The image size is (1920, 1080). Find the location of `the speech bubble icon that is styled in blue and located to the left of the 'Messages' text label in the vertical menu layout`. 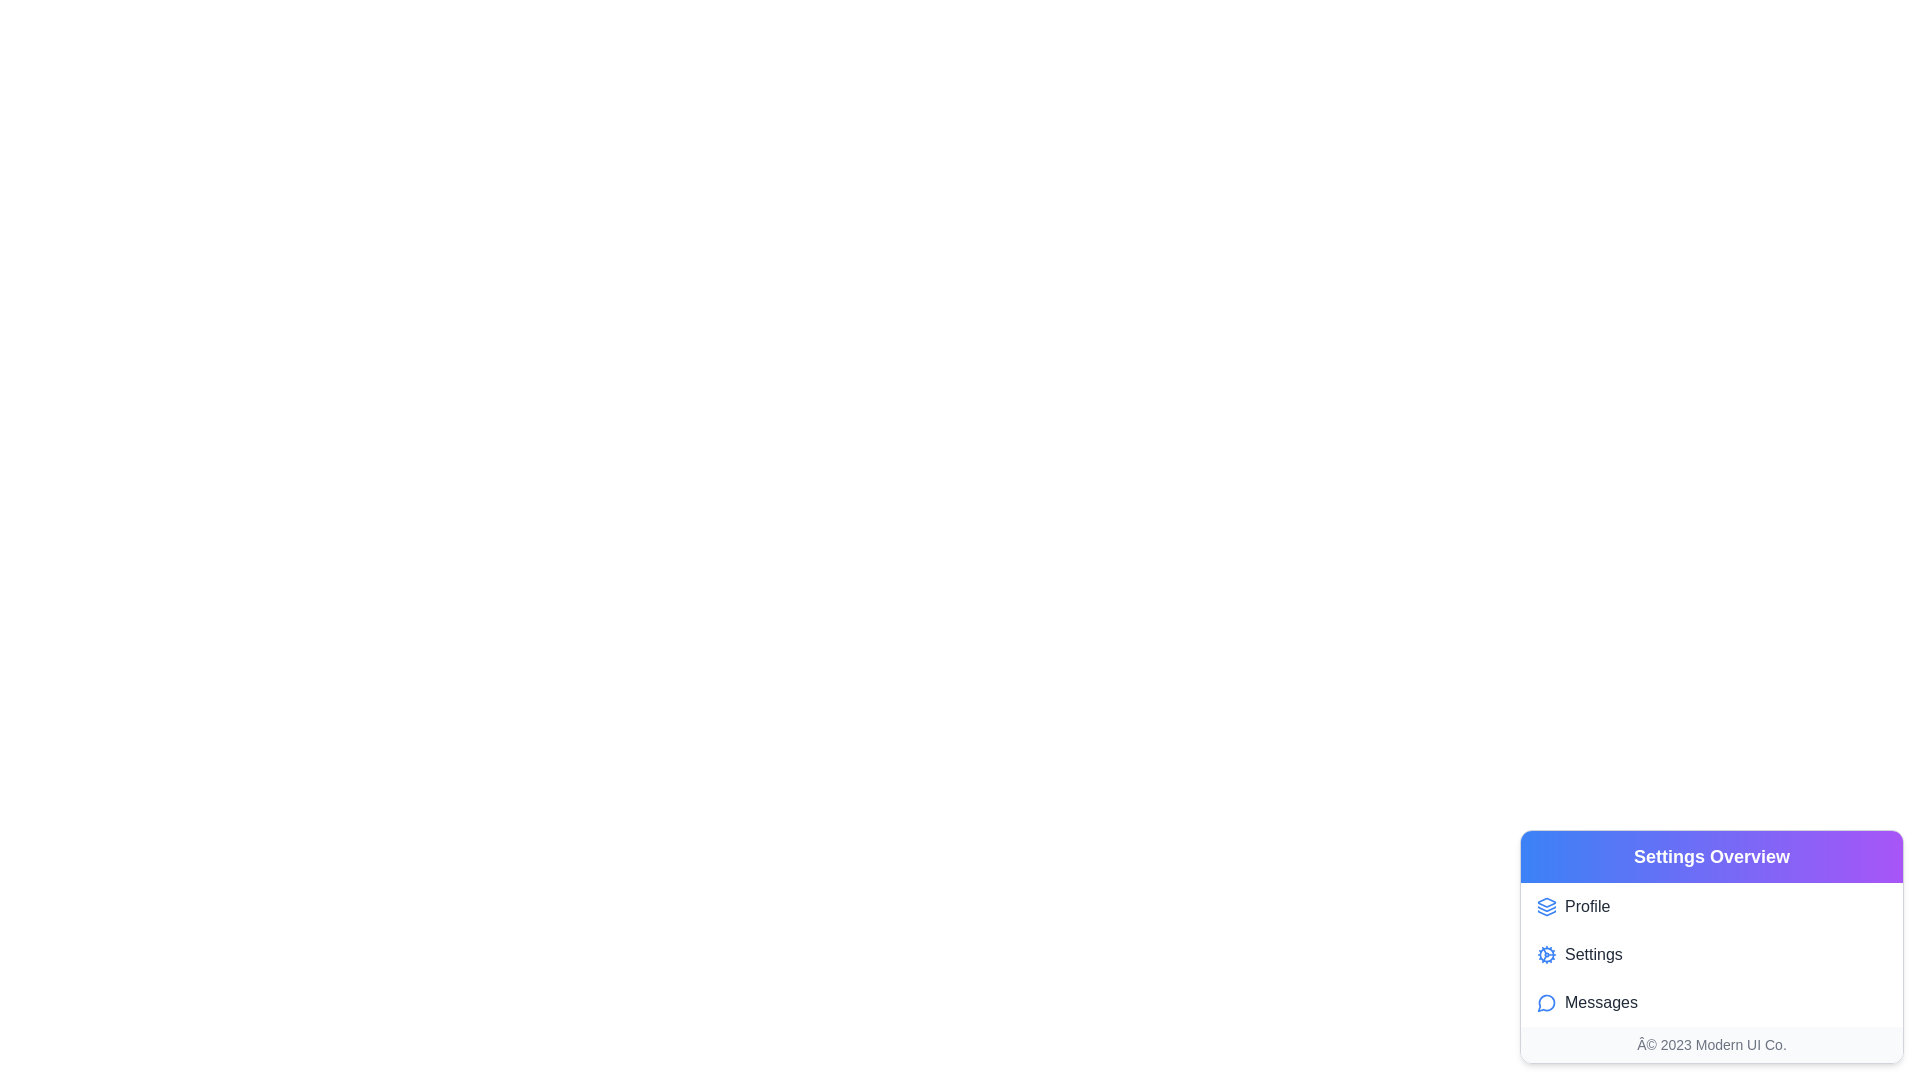

the speech bubble icon that is styled in blue and located to the left of the 'Messages' text label in the vertical menu layout is located at coordinates (1545, 1002).